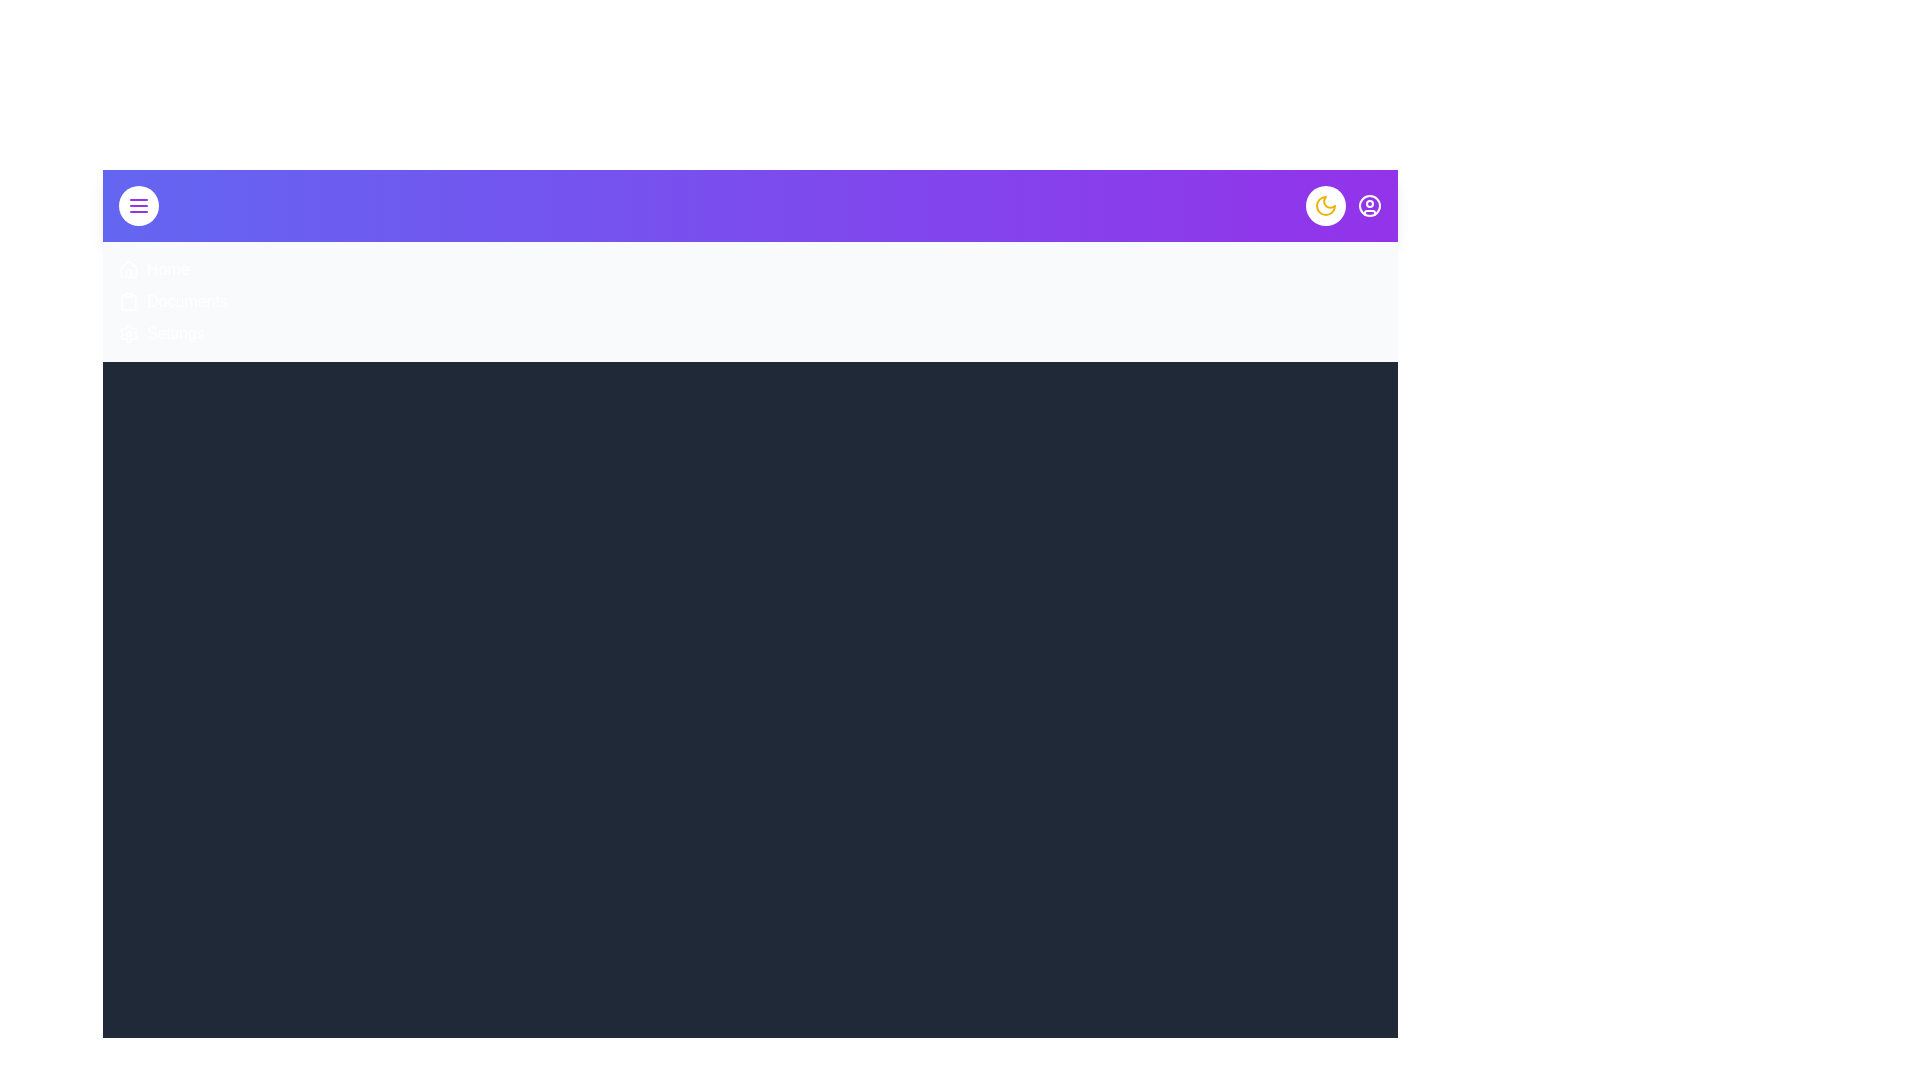 The image size is (1920, 1080). I want to click on the user profile icon, so click(1368, 205).